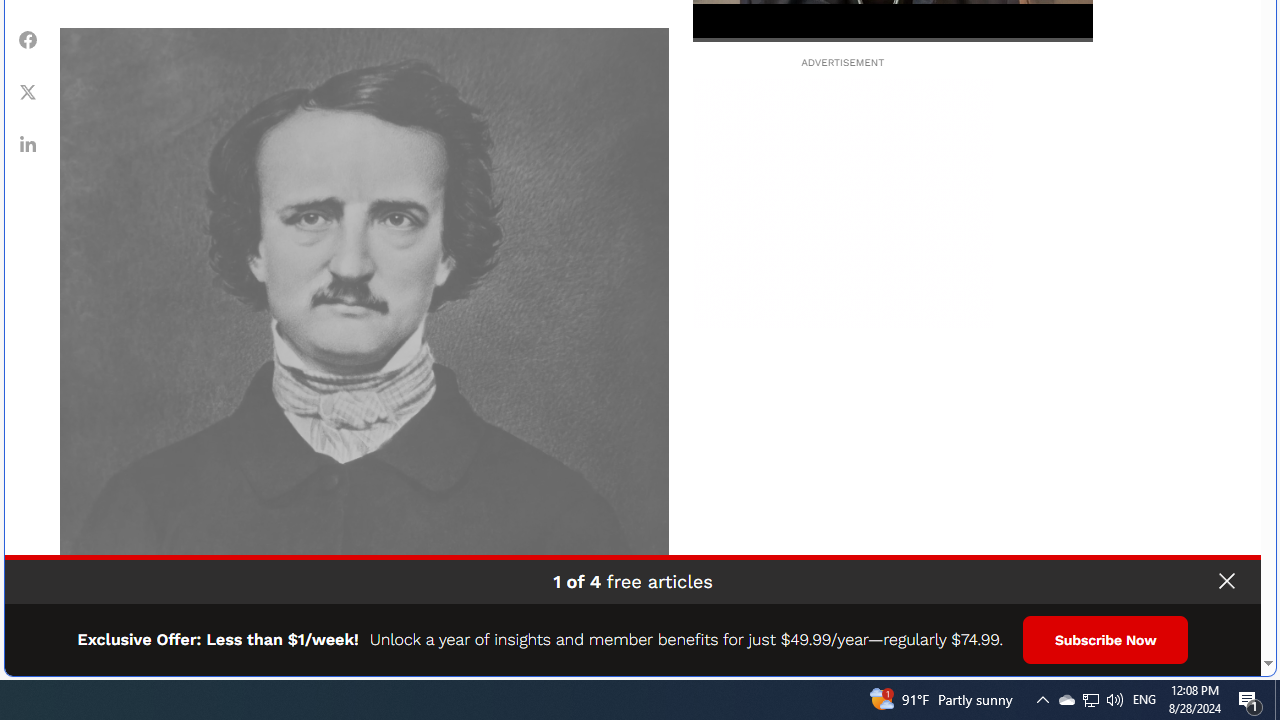 The height and width of the screenshot is (720, 1280). I want to click on 'Portrait of Edgar Allan Poe.', so click(364, 331).